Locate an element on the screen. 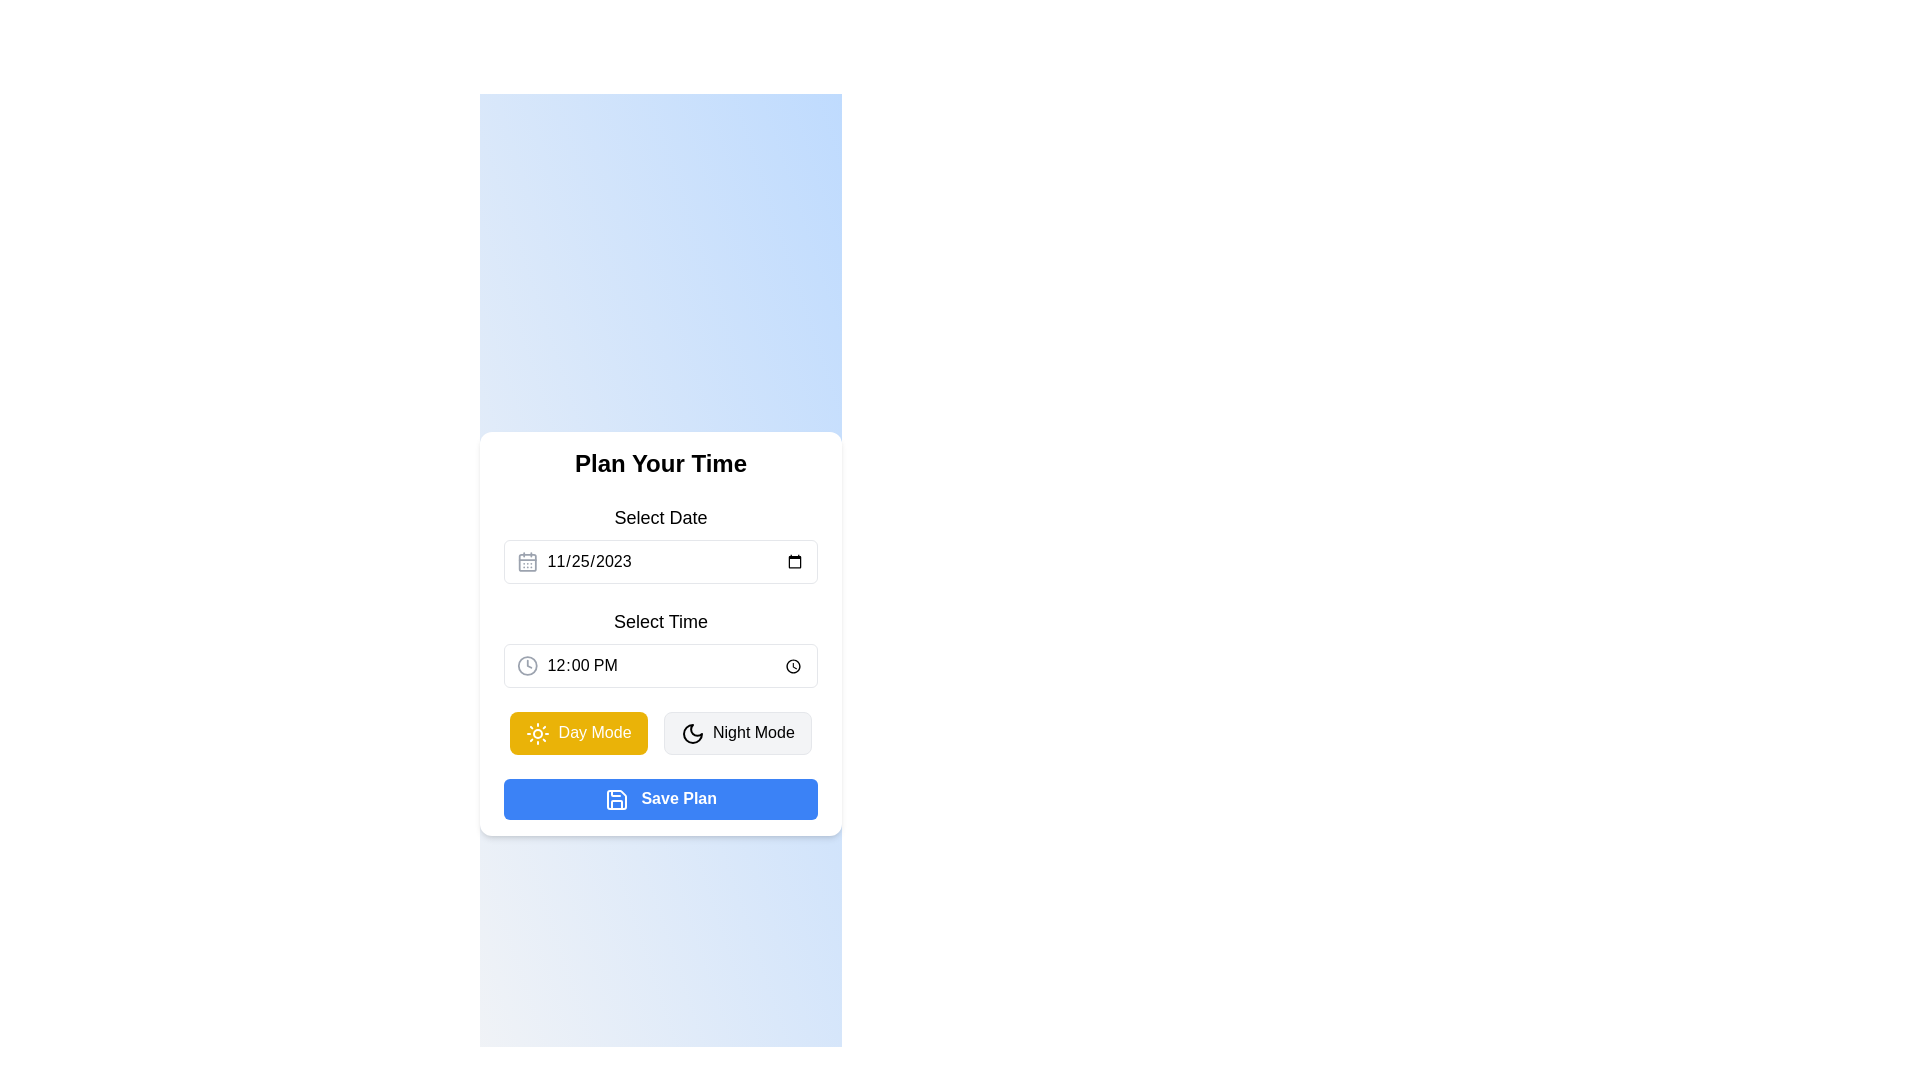 The height and width of the screenshot is (1080, 1920). the moon icon representing the 'Night Mode' feature is located at coordinates (692, 733).